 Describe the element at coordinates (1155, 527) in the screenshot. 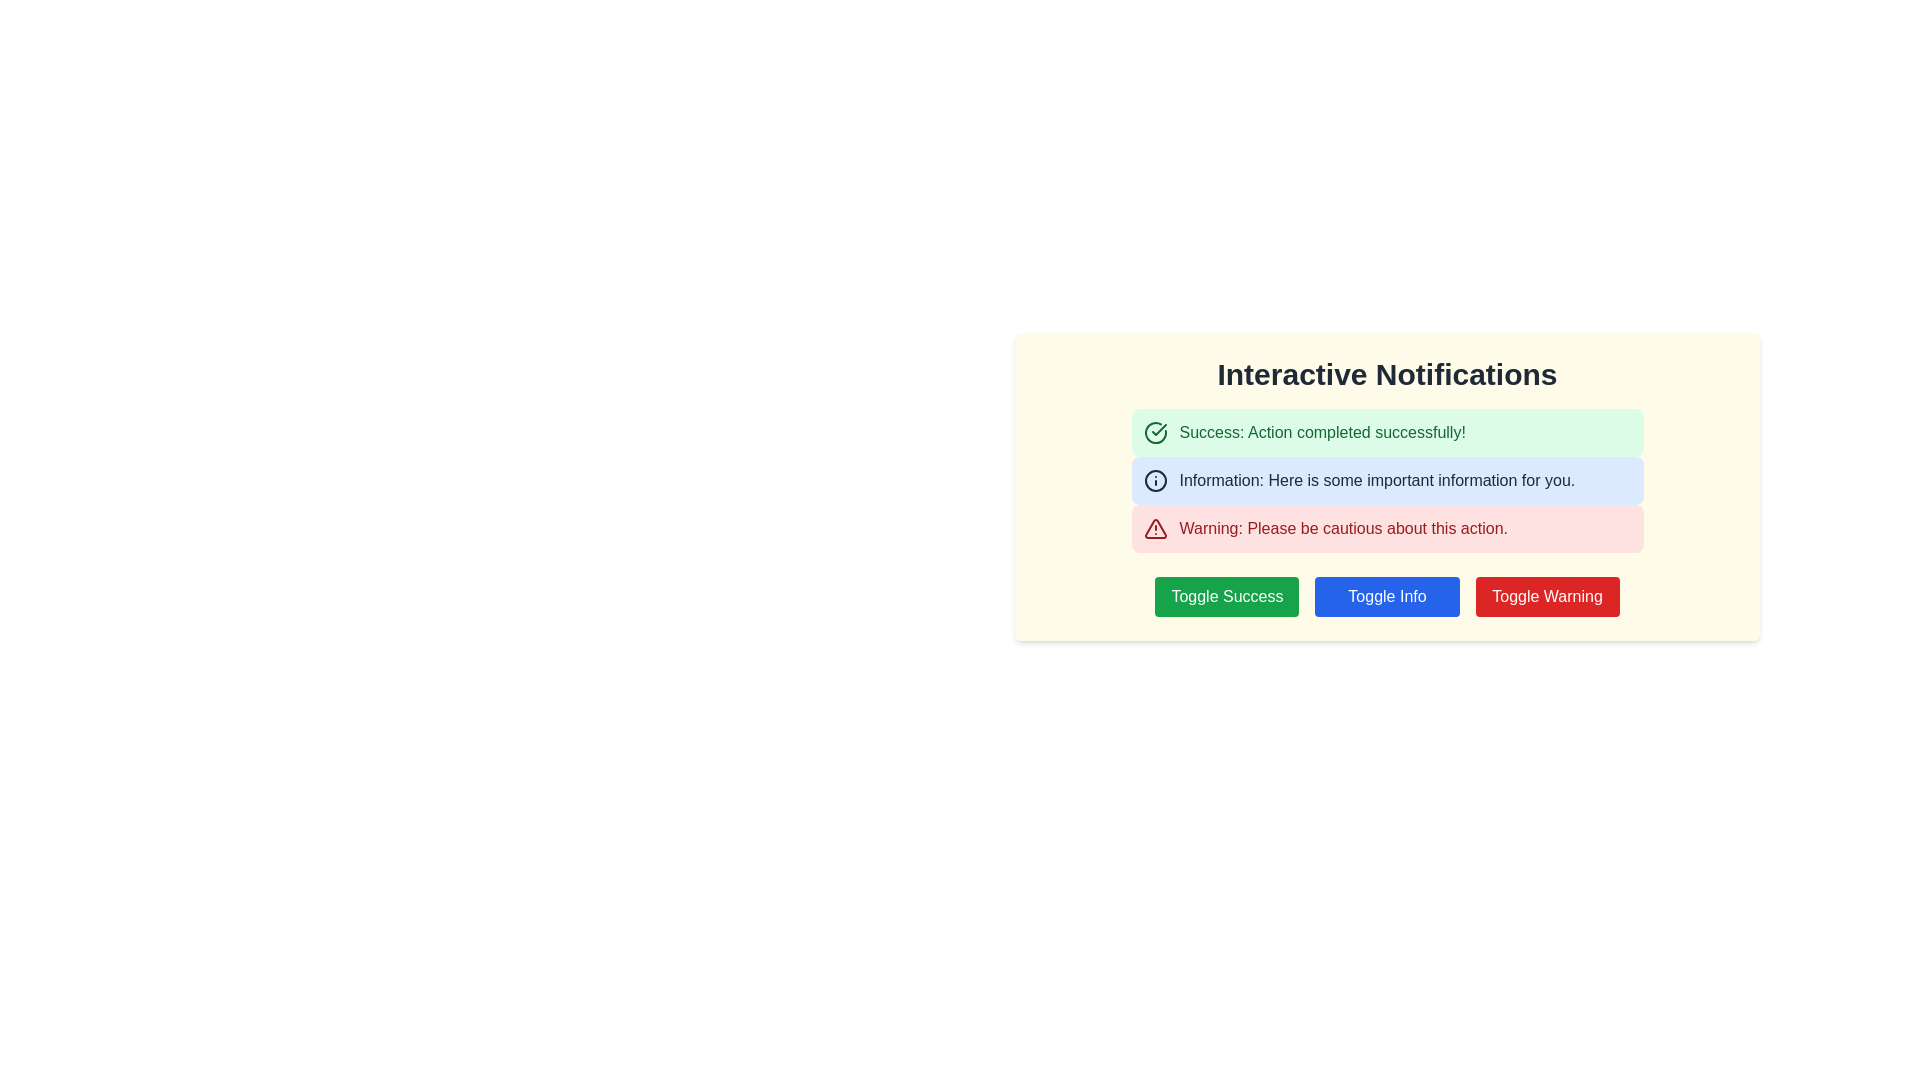

I see `the triangular alert icon with a red border located inside the red notification box labeled 'Warning: Please be cautious about this action.'` at that location.